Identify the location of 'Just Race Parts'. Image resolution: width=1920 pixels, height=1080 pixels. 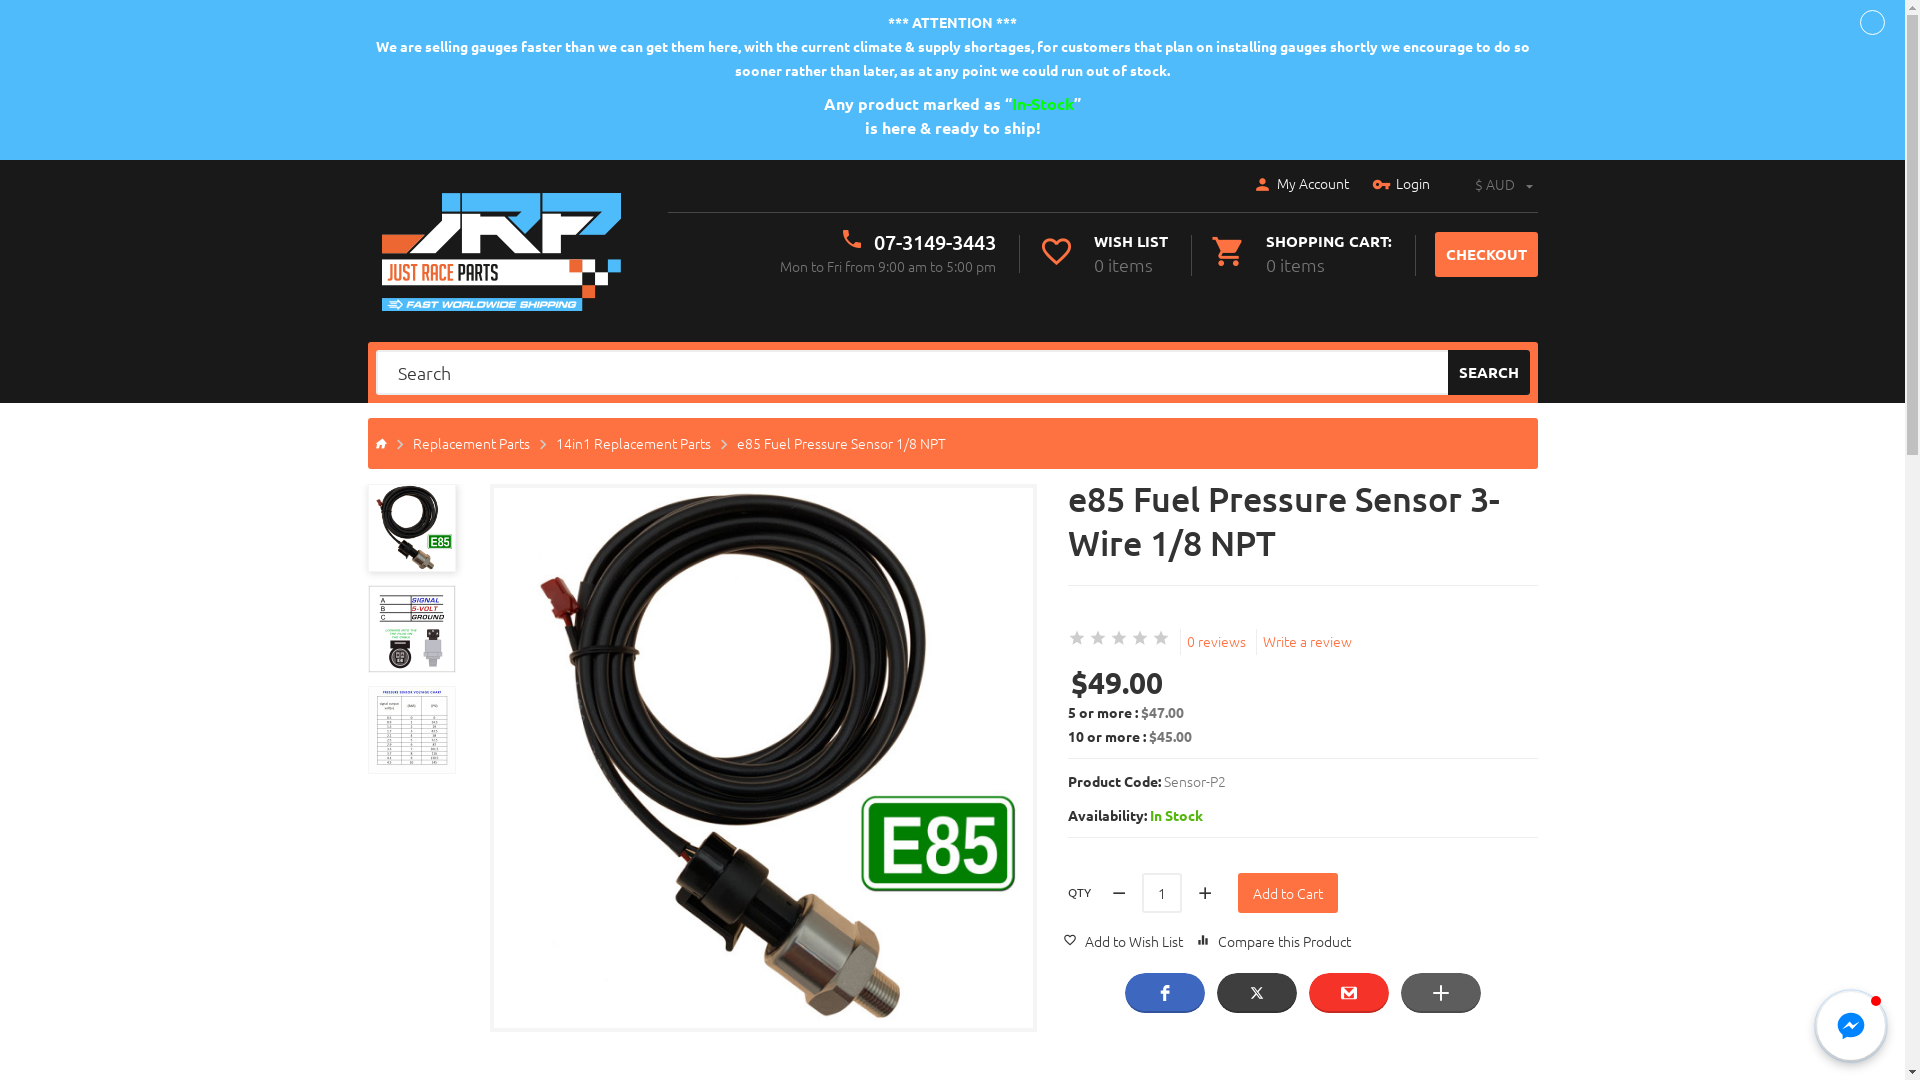
(502, 250).